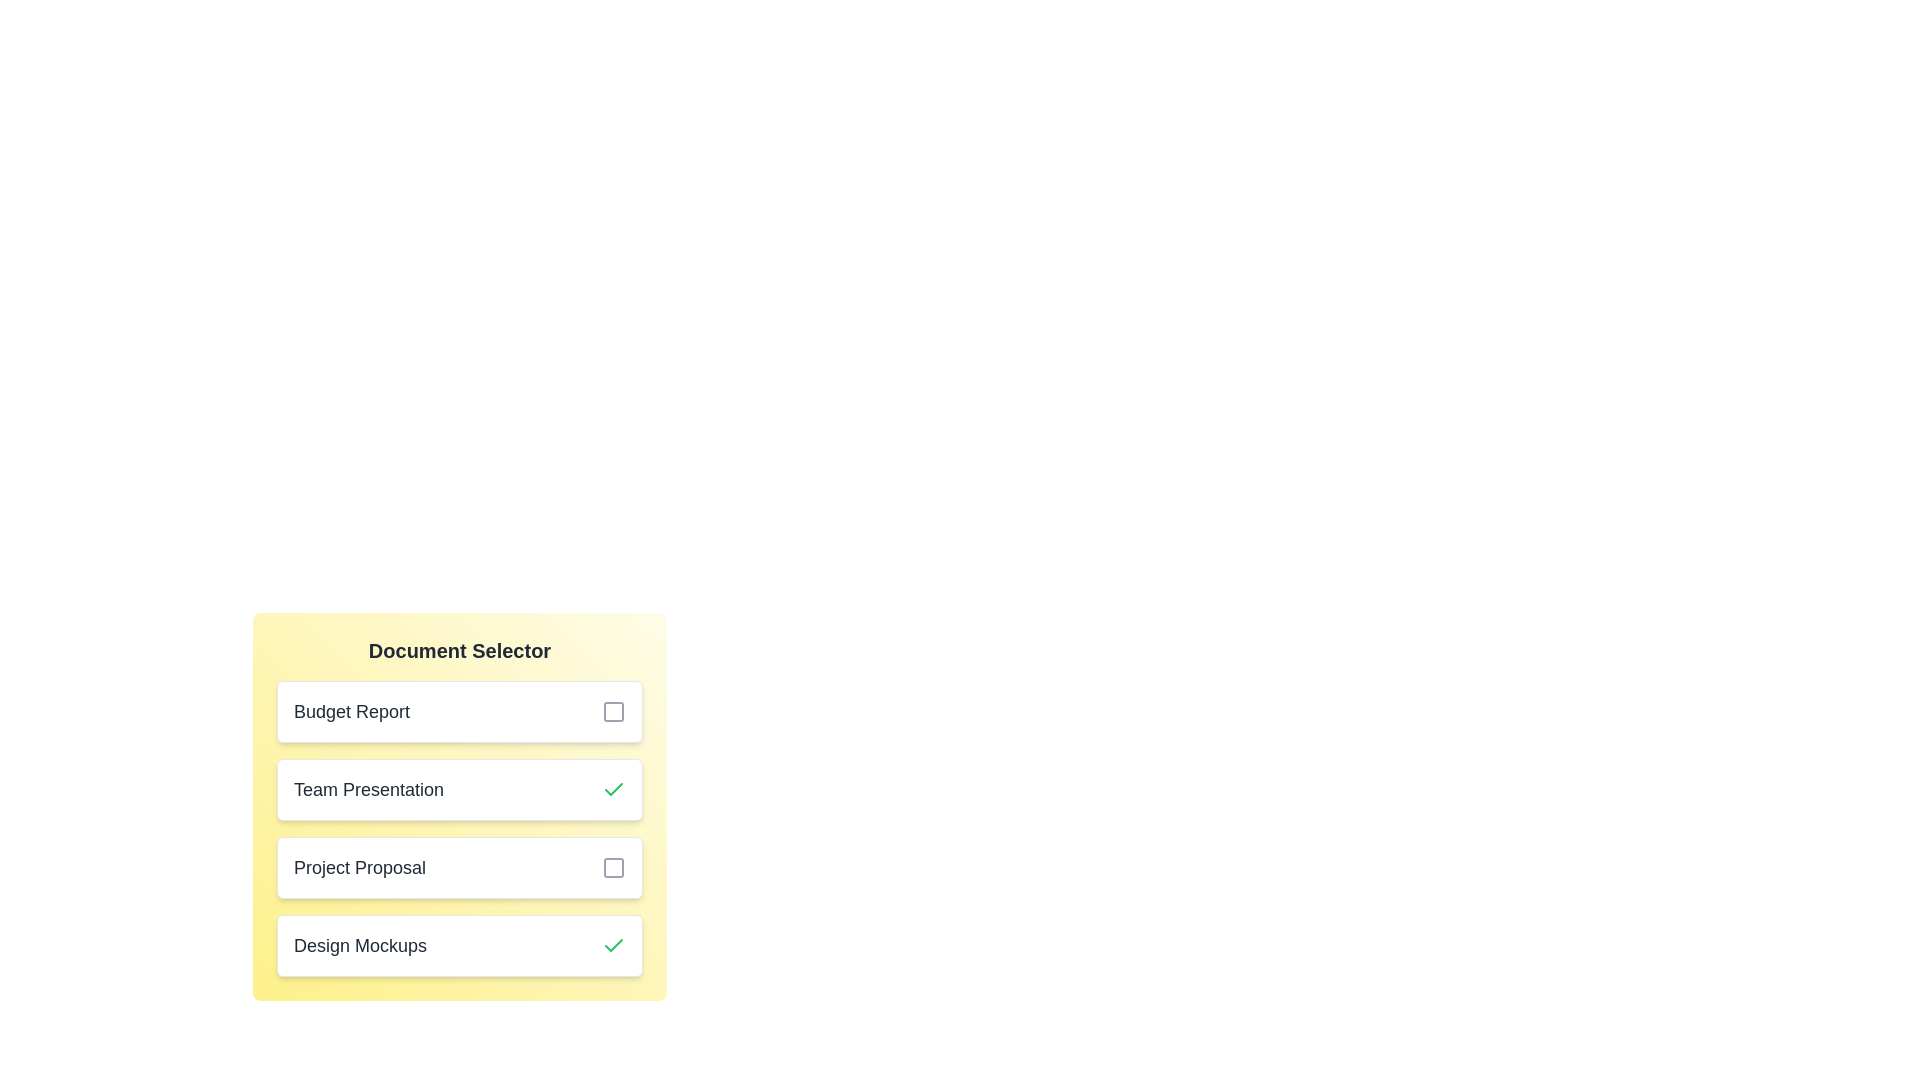  I want to click on the document Budget Report by clicking its checkbox, so click(613, 711).